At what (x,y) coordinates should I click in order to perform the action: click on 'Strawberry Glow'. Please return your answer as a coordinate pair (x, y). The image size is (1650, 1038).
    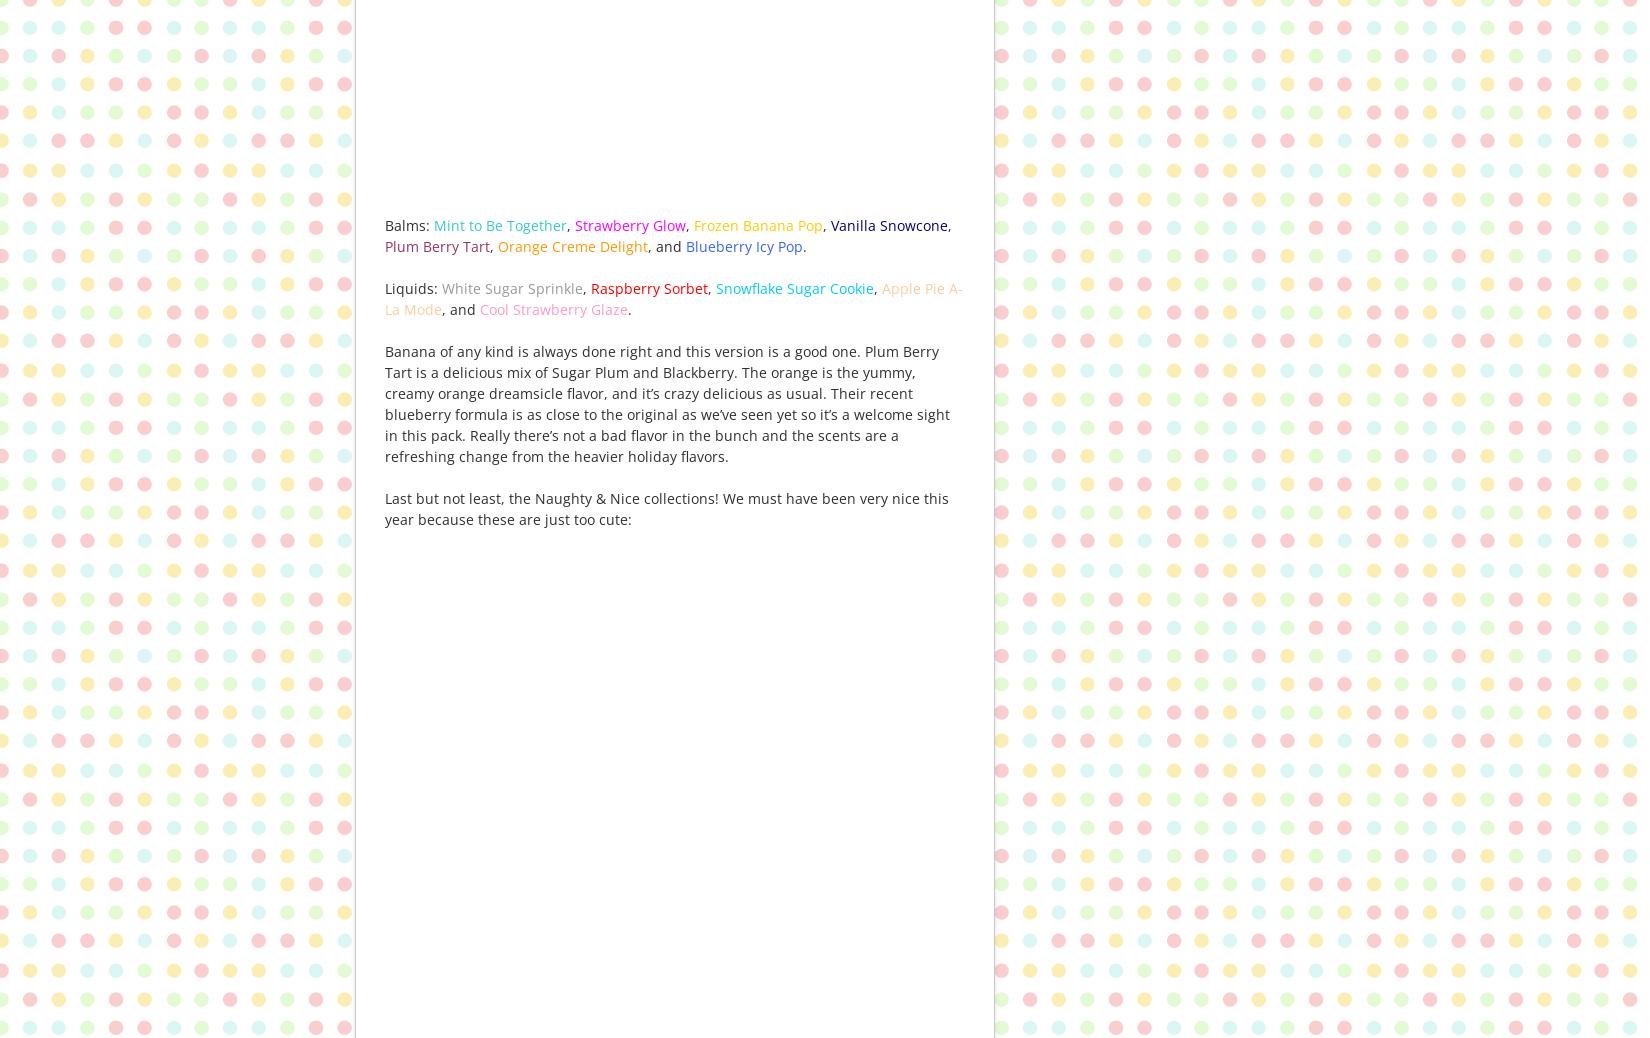
    Looking at the image, I should click on (629, 223).